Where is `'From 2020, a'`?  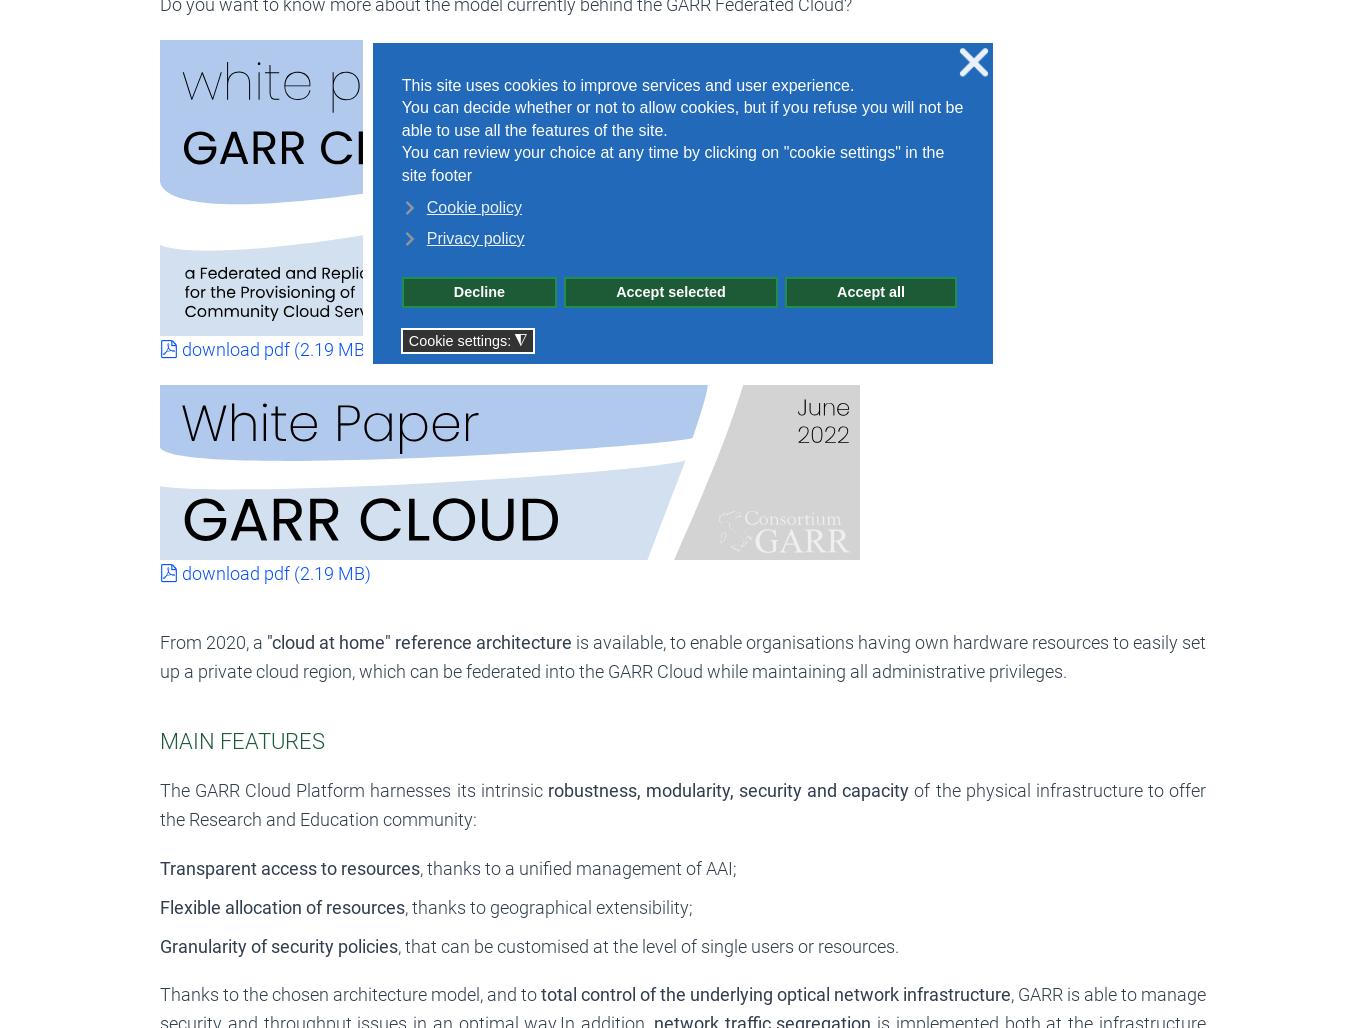 'From 2020, a' is located at coordinates (212, 641).